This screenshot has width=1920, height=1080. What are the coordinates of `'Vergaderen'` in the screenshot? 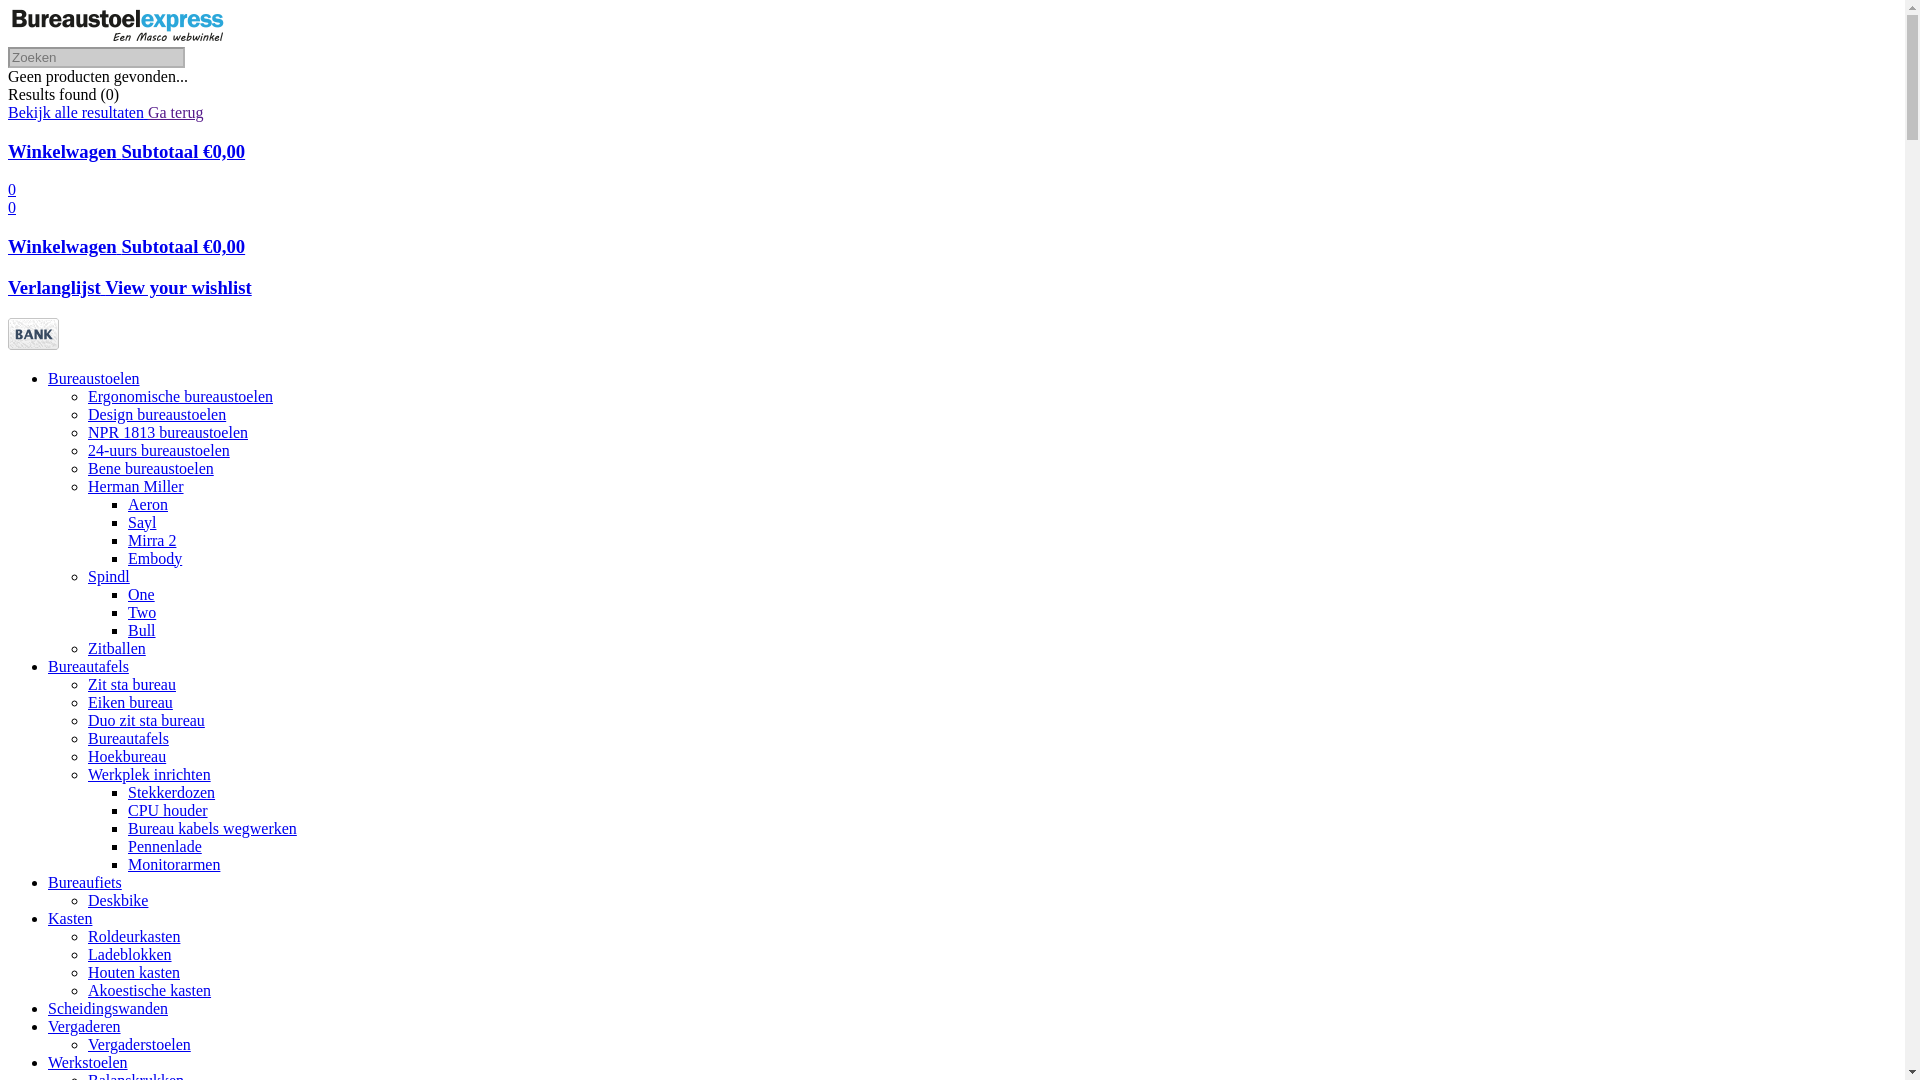 It's located at (83, 1026).